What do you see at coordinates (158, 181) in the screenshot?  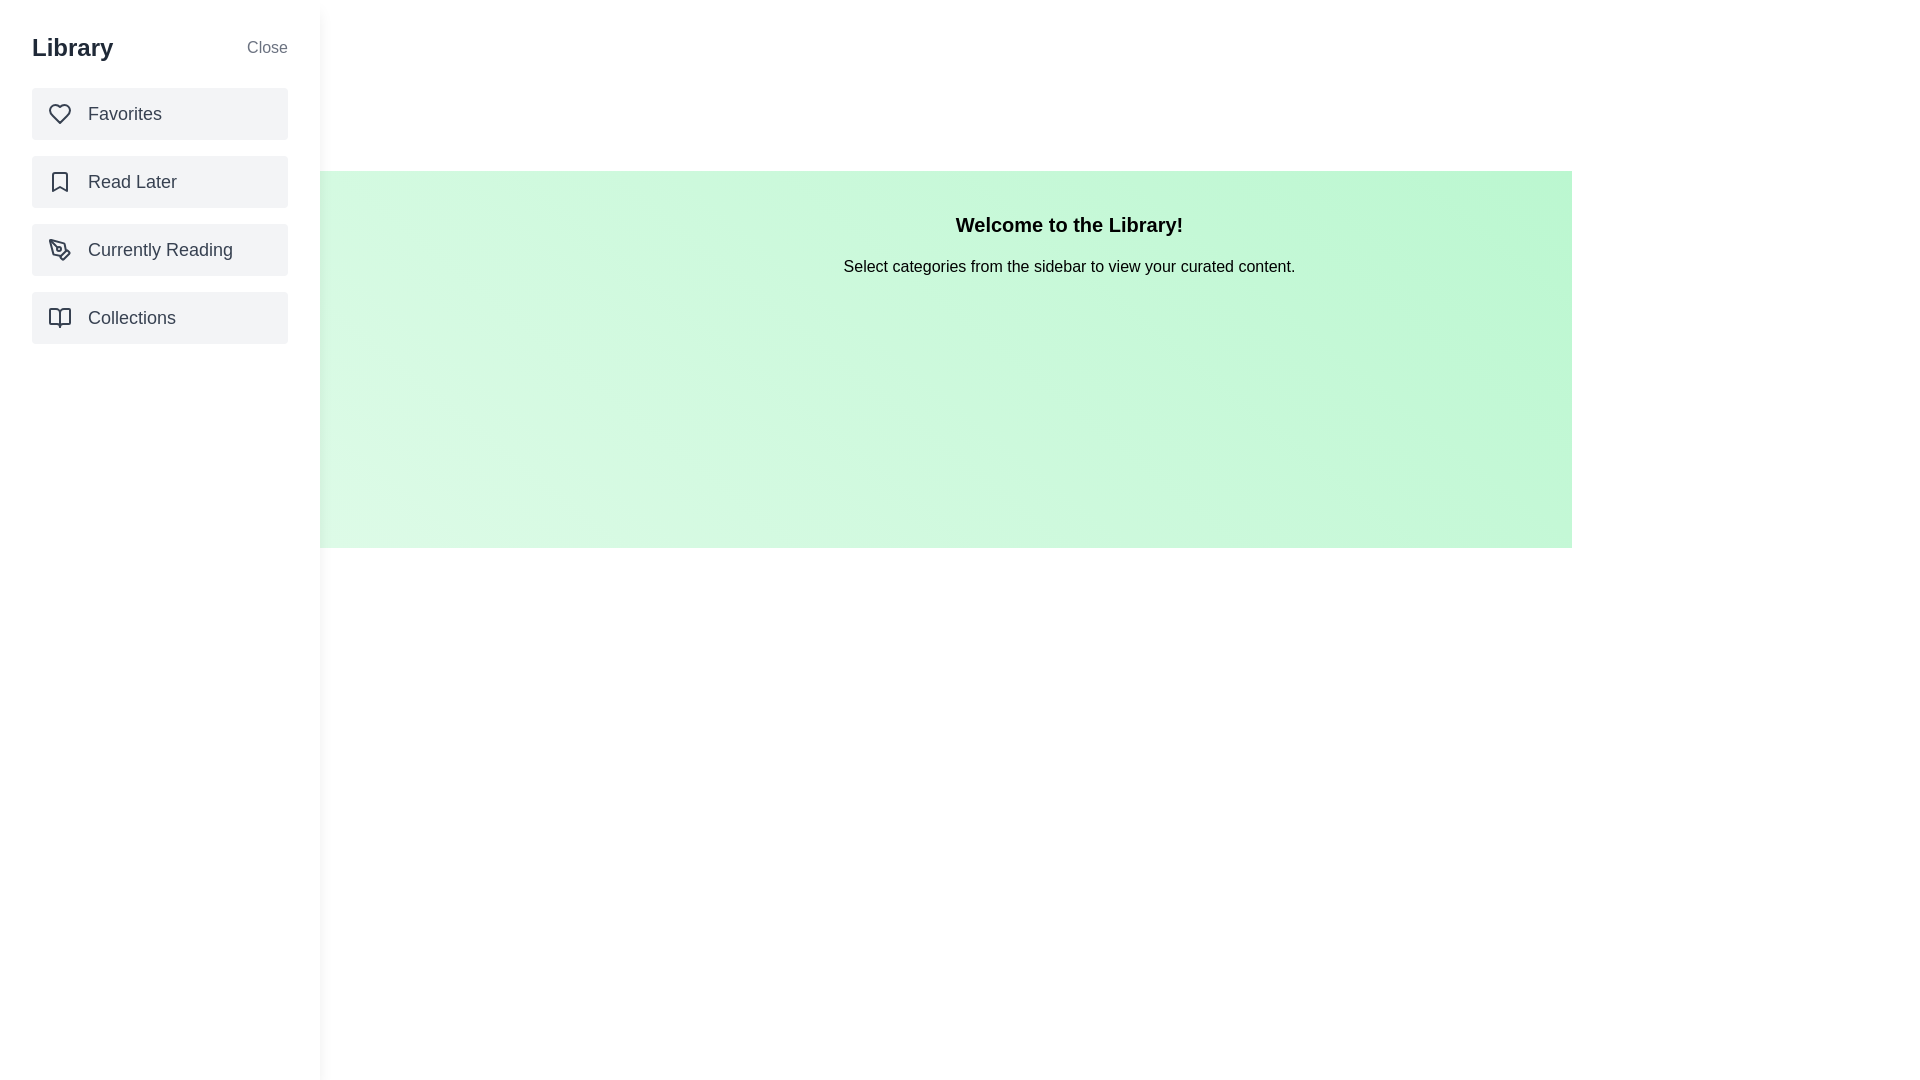 I see `the Read Later button in the sidebar` at bounding box center [158, 181].